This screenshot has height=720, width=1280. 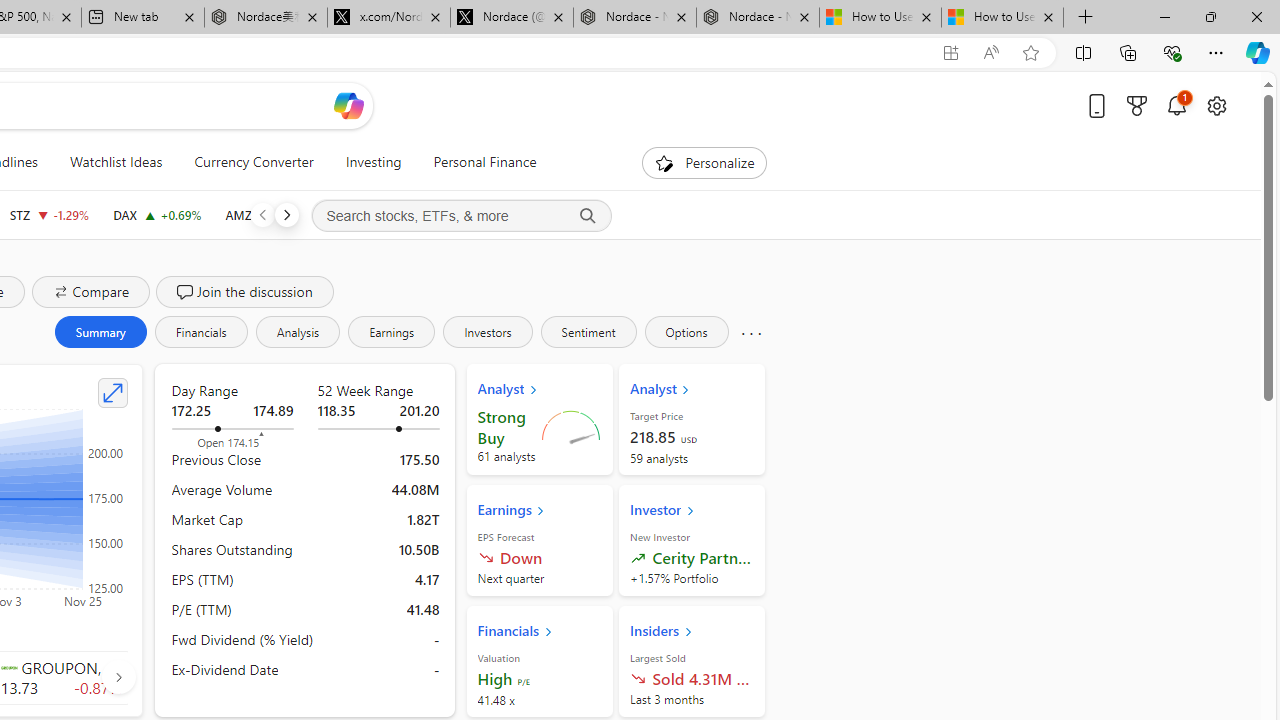 I want to click on 'App available. Install Start Money', so click(x=950, y=52).